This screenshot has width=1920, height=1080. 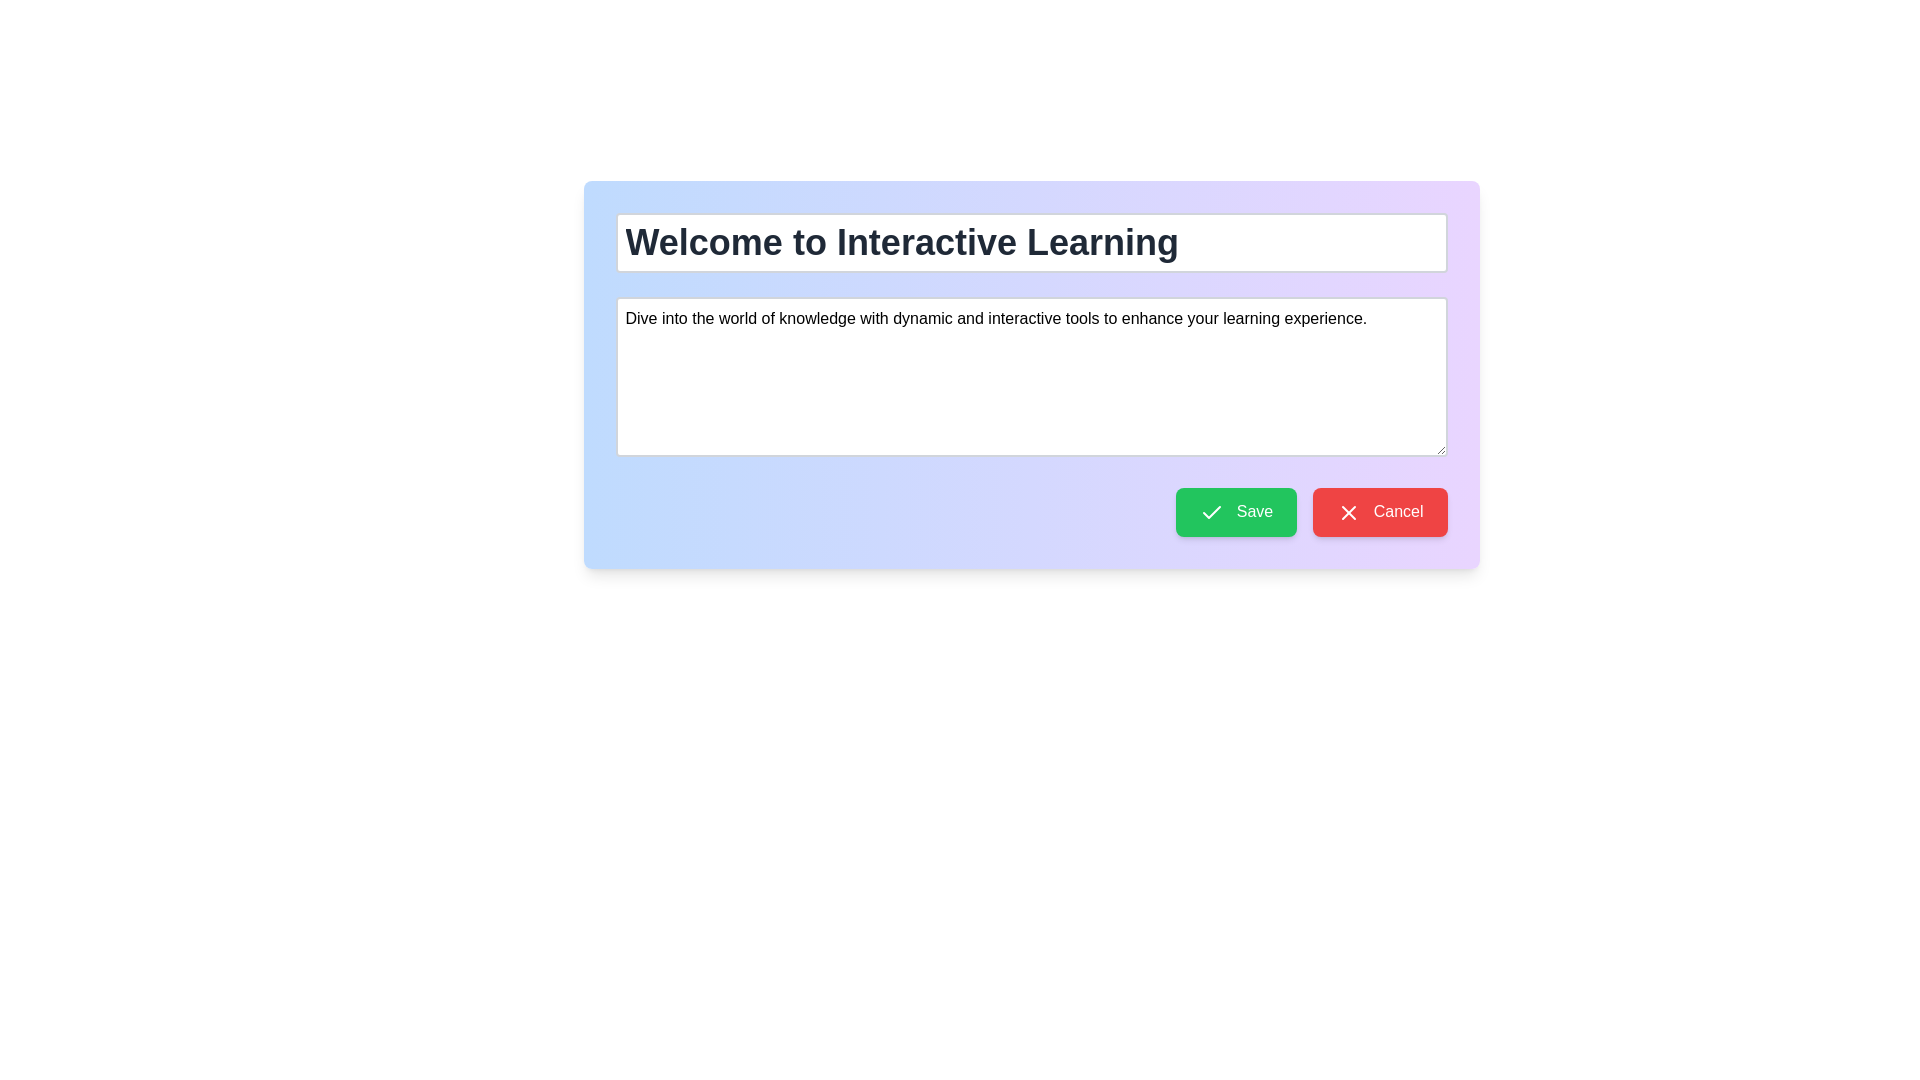 I want to click on the red 'Cancel' button with white text and an 'X' icon, so click(x=1379, y=511).